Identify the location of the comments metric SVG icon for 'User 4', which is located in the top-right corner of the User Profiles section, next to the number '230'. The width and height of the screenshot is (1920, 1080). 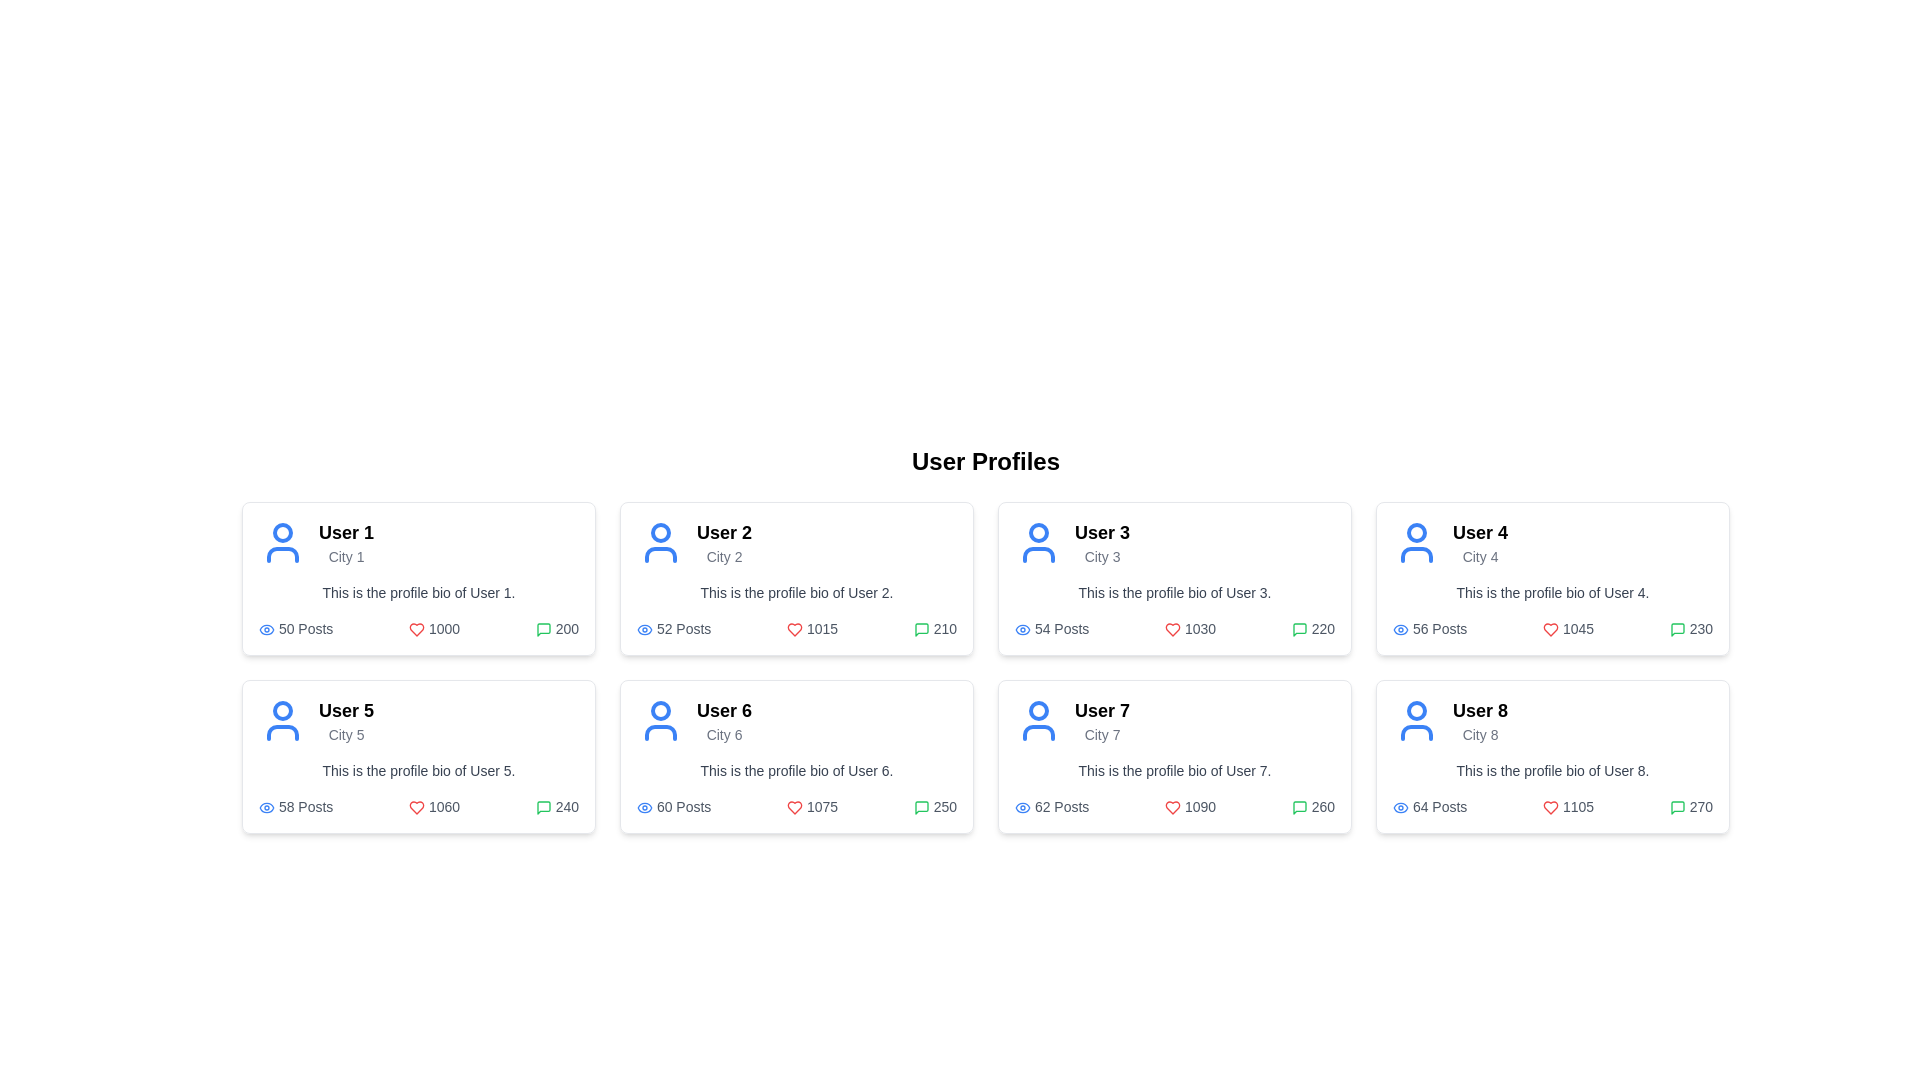
(1677, 630).